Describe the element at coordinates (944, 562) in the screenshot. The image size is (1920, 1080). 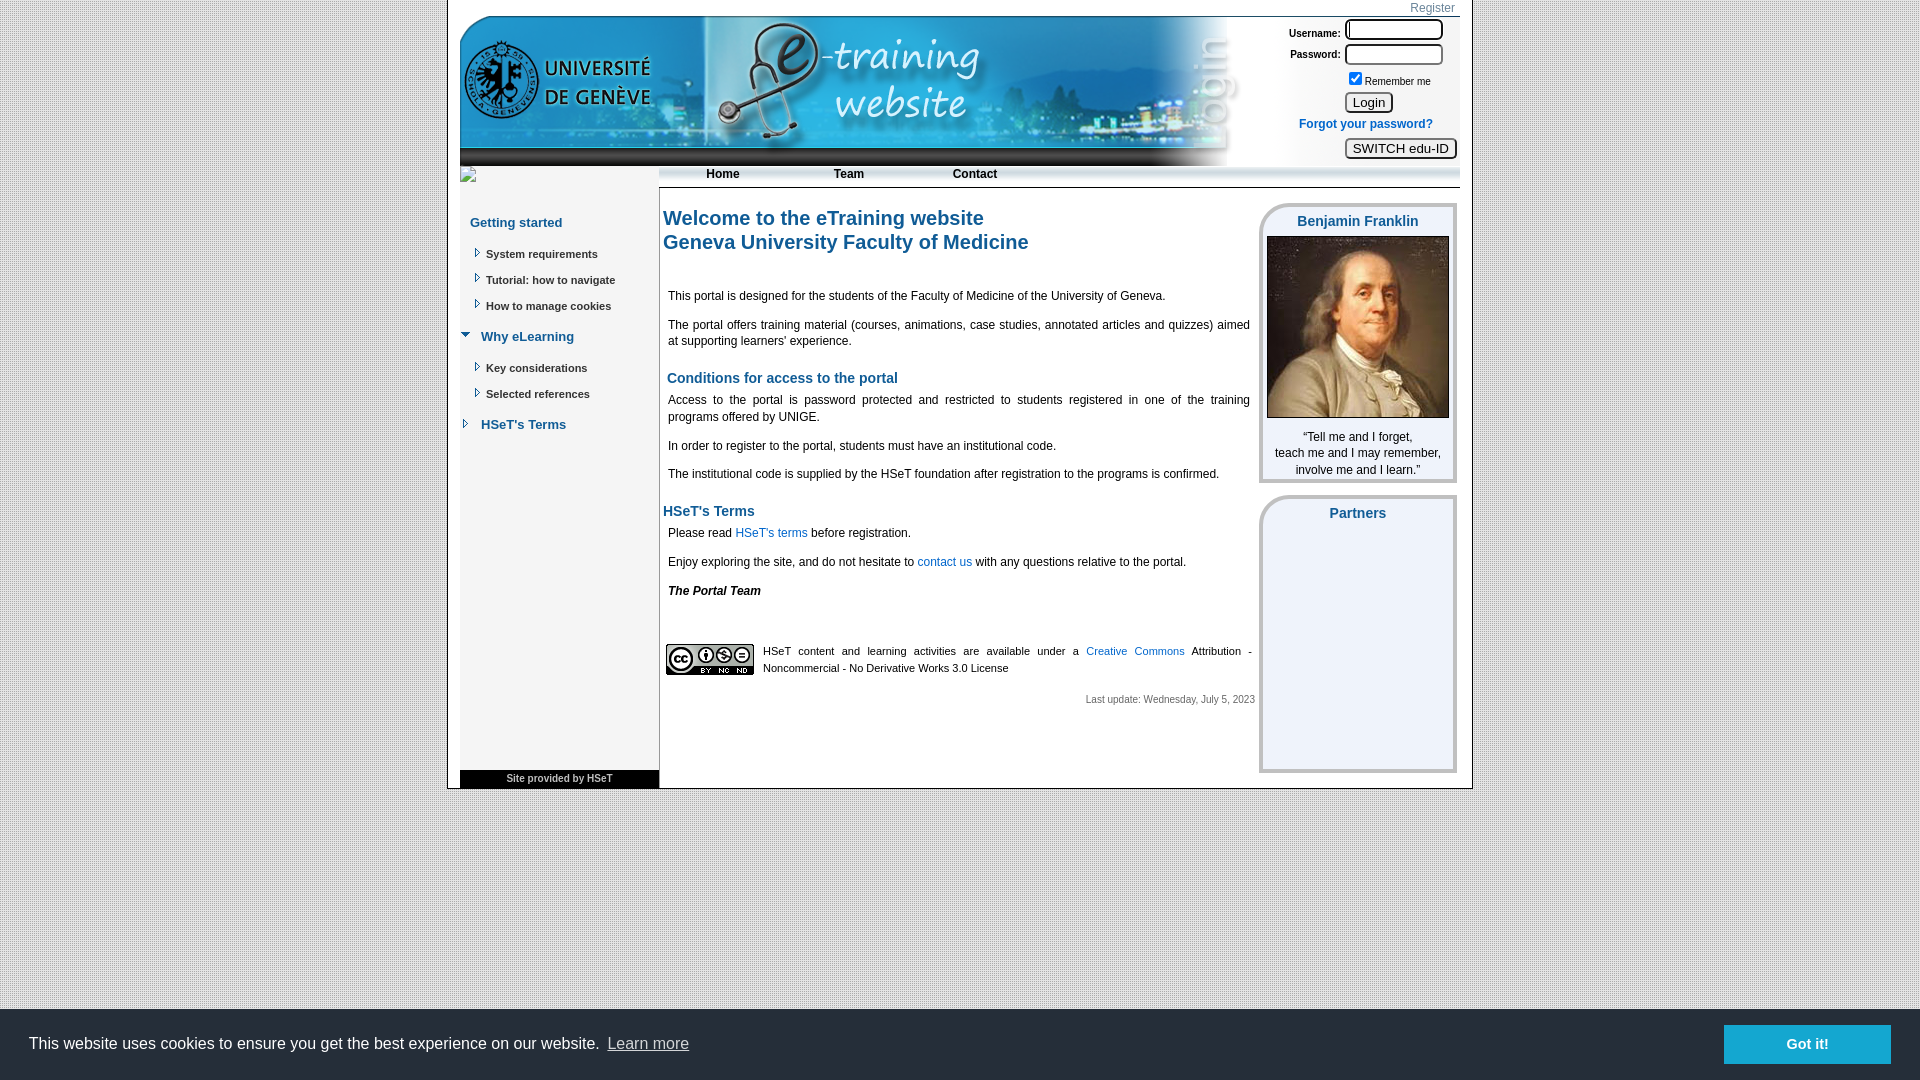
I see `'contact us'` at that location.